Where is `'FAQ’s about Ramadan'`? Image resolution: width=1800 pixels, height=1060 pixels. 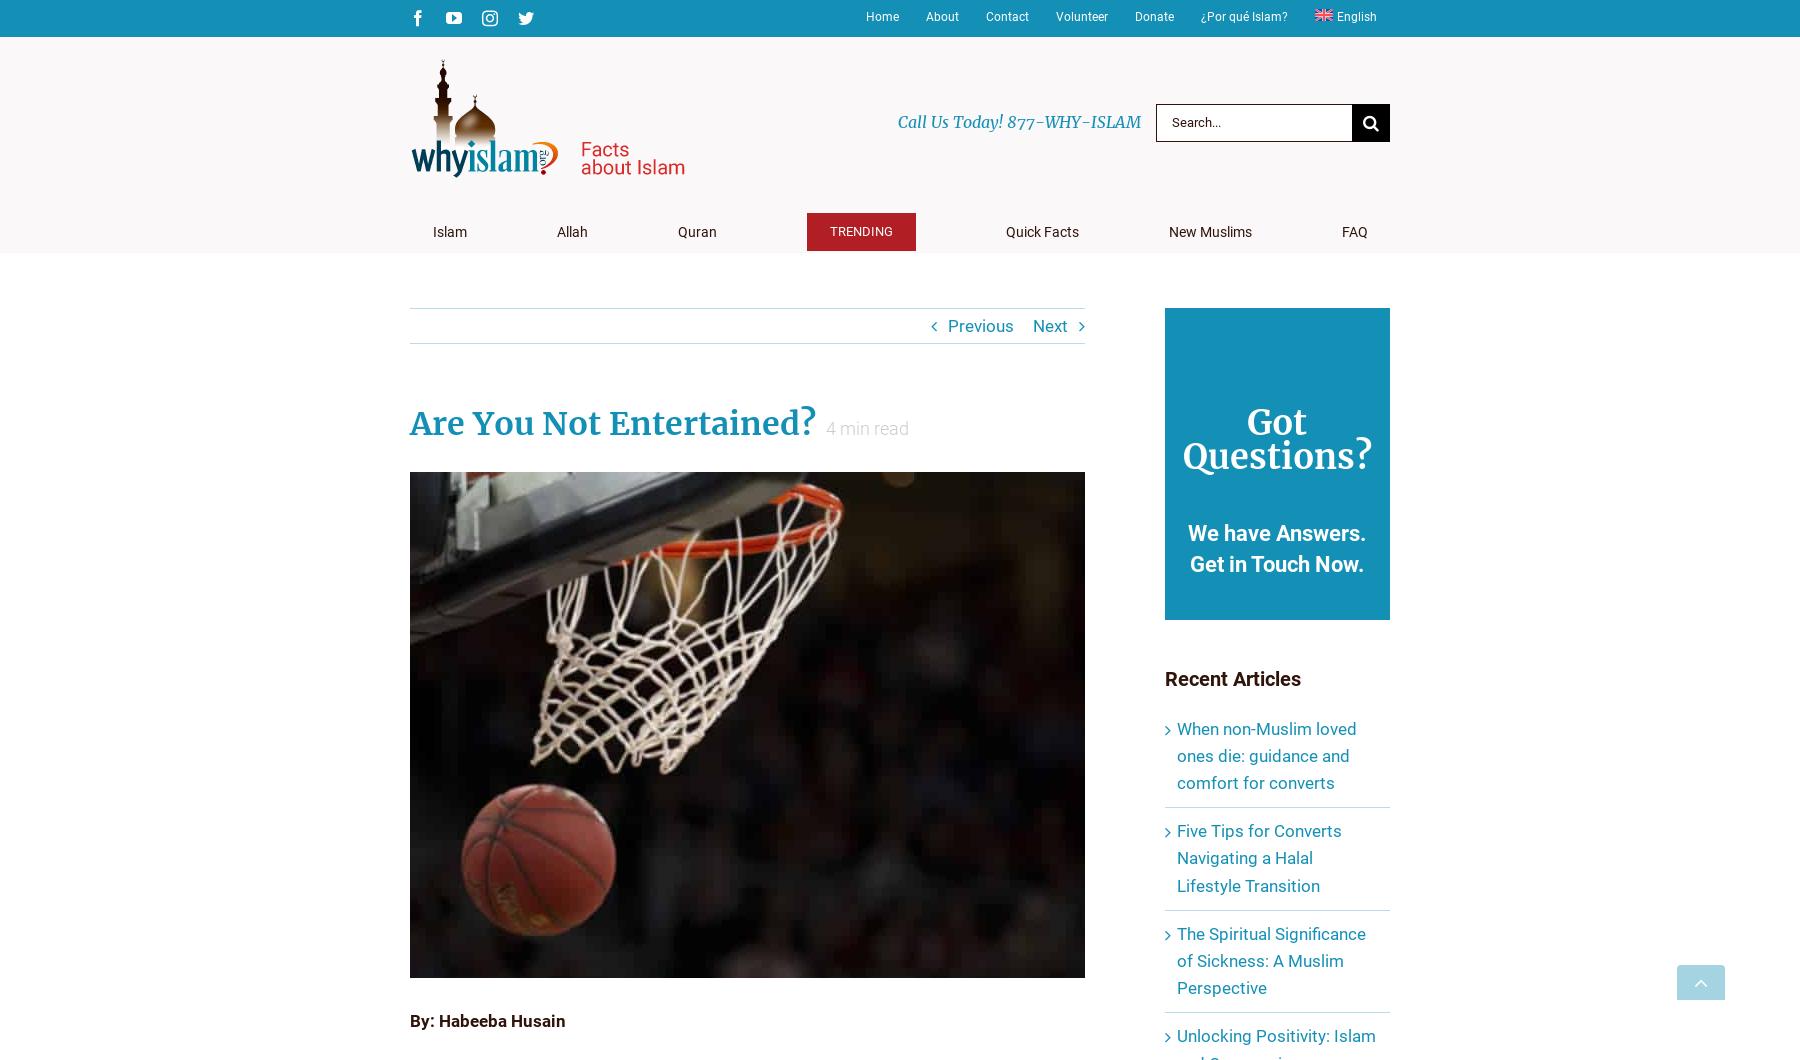 'FAQ’s about Ramadan' is located at coordinates (963, 441).